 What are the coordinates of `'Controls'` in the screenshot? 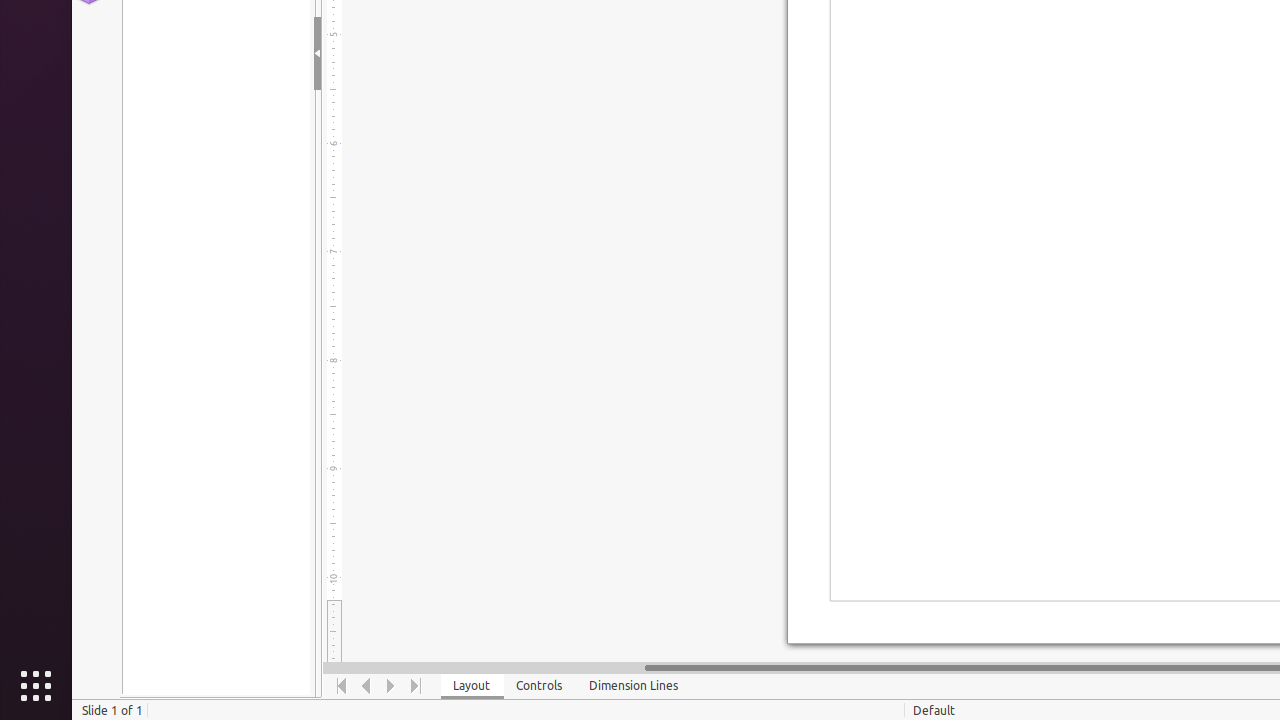 It's located at (540, 685).